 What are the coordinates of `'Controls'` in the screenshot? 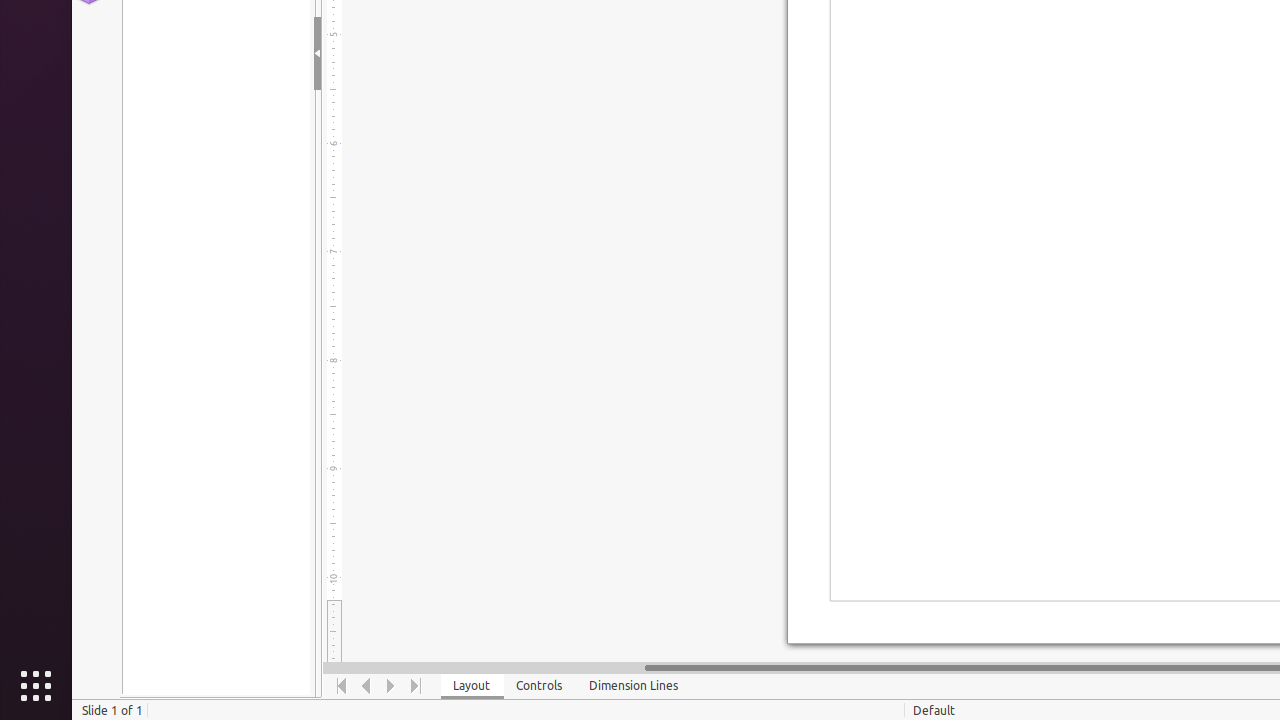 It's located at (540, 685).